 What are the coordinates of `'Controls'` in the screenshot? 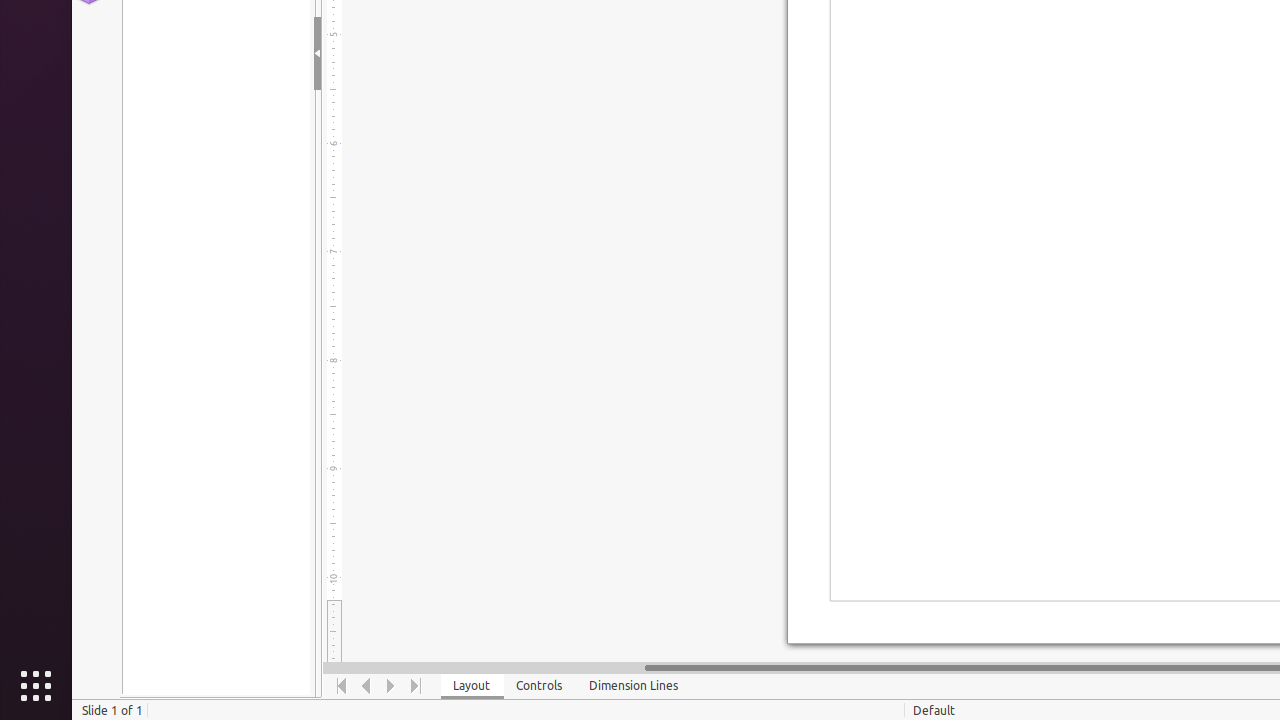 It's located at (540, 685).